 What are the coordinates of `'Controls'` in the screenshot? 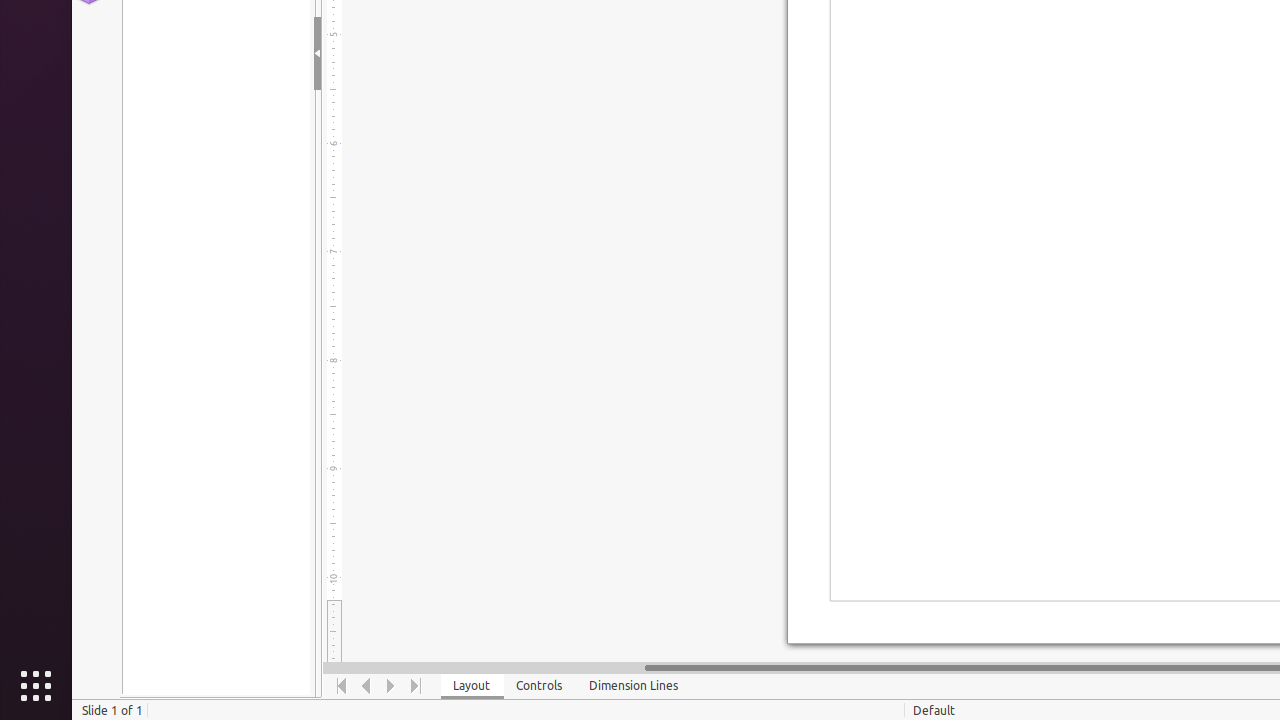 It's located at (540, 685).